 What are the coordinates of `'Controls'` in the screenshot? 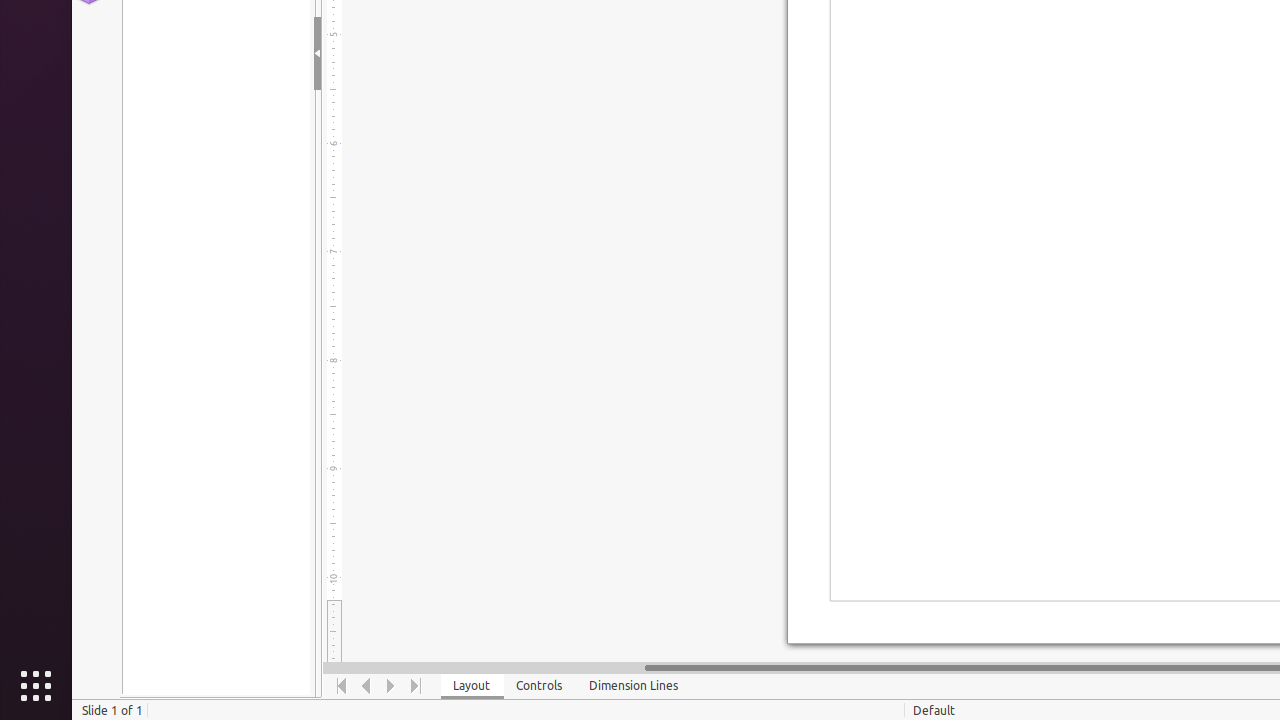 It's located at (540, 685).